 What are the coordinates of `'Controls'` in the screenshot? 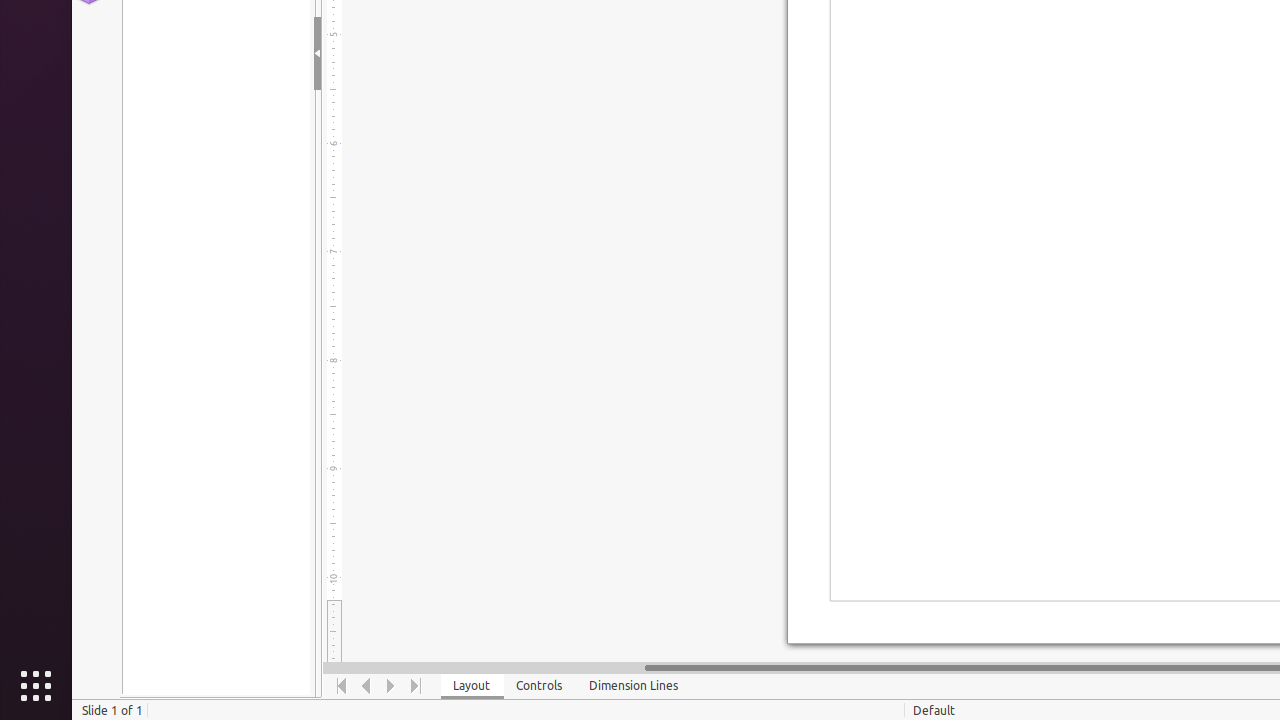 It's located at (540, 685).